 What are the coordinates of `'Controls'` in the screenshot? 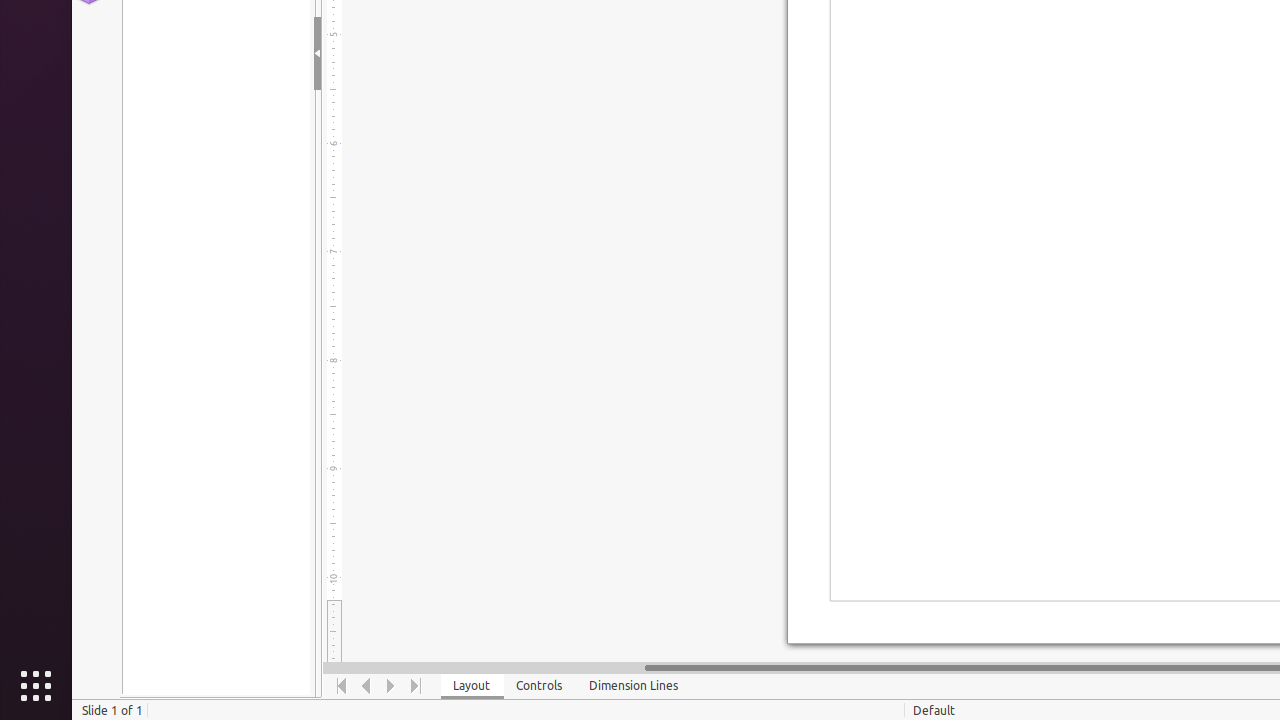 It's located at (540, 685).